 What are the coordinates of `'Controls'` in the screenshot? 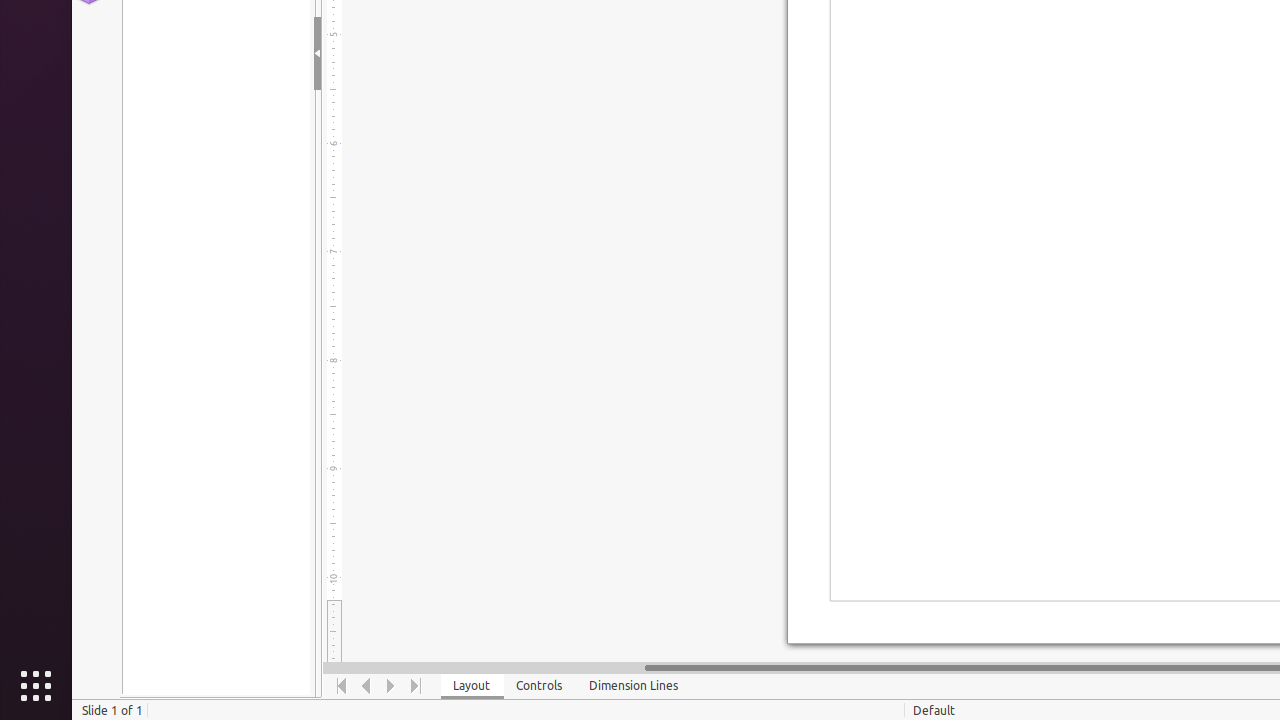 It's located at (540, 685).